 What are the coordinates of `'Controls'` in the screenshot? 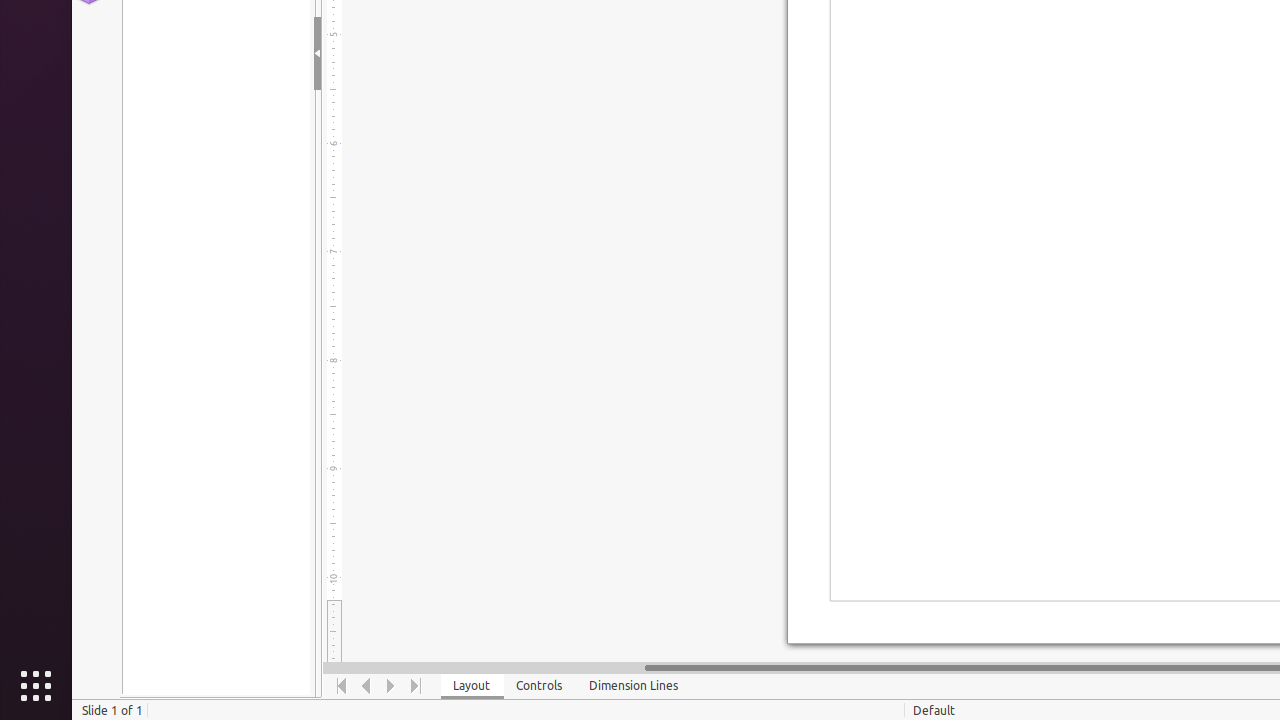 It's located at (540, 685).